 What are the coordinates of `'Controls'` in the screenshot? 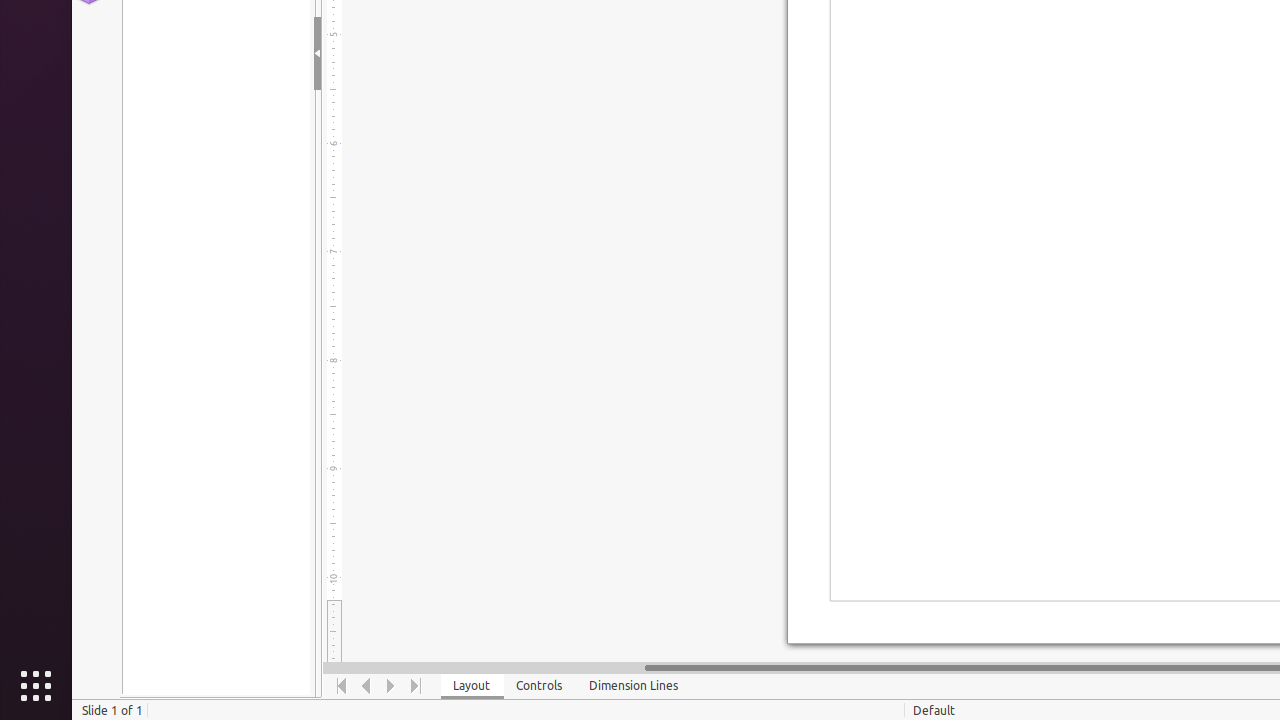 It's located at (540, 685).